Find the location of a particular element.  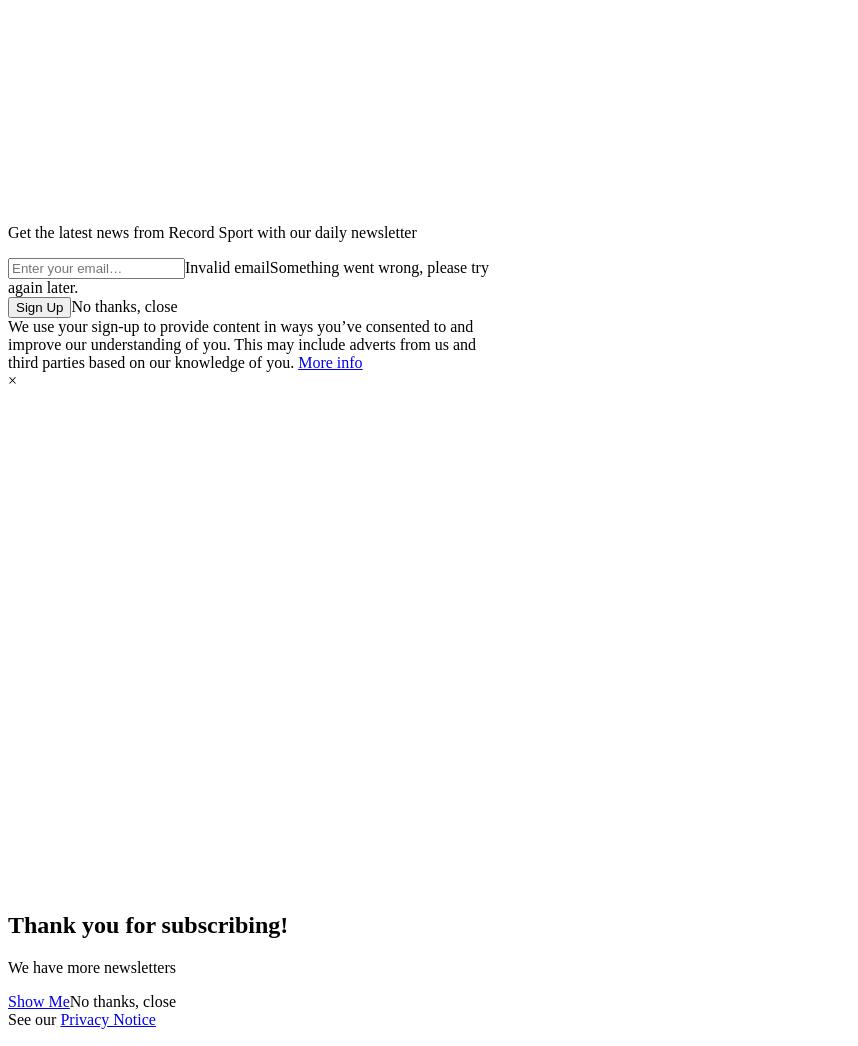

'More info' is located at coordinates (328, 361).